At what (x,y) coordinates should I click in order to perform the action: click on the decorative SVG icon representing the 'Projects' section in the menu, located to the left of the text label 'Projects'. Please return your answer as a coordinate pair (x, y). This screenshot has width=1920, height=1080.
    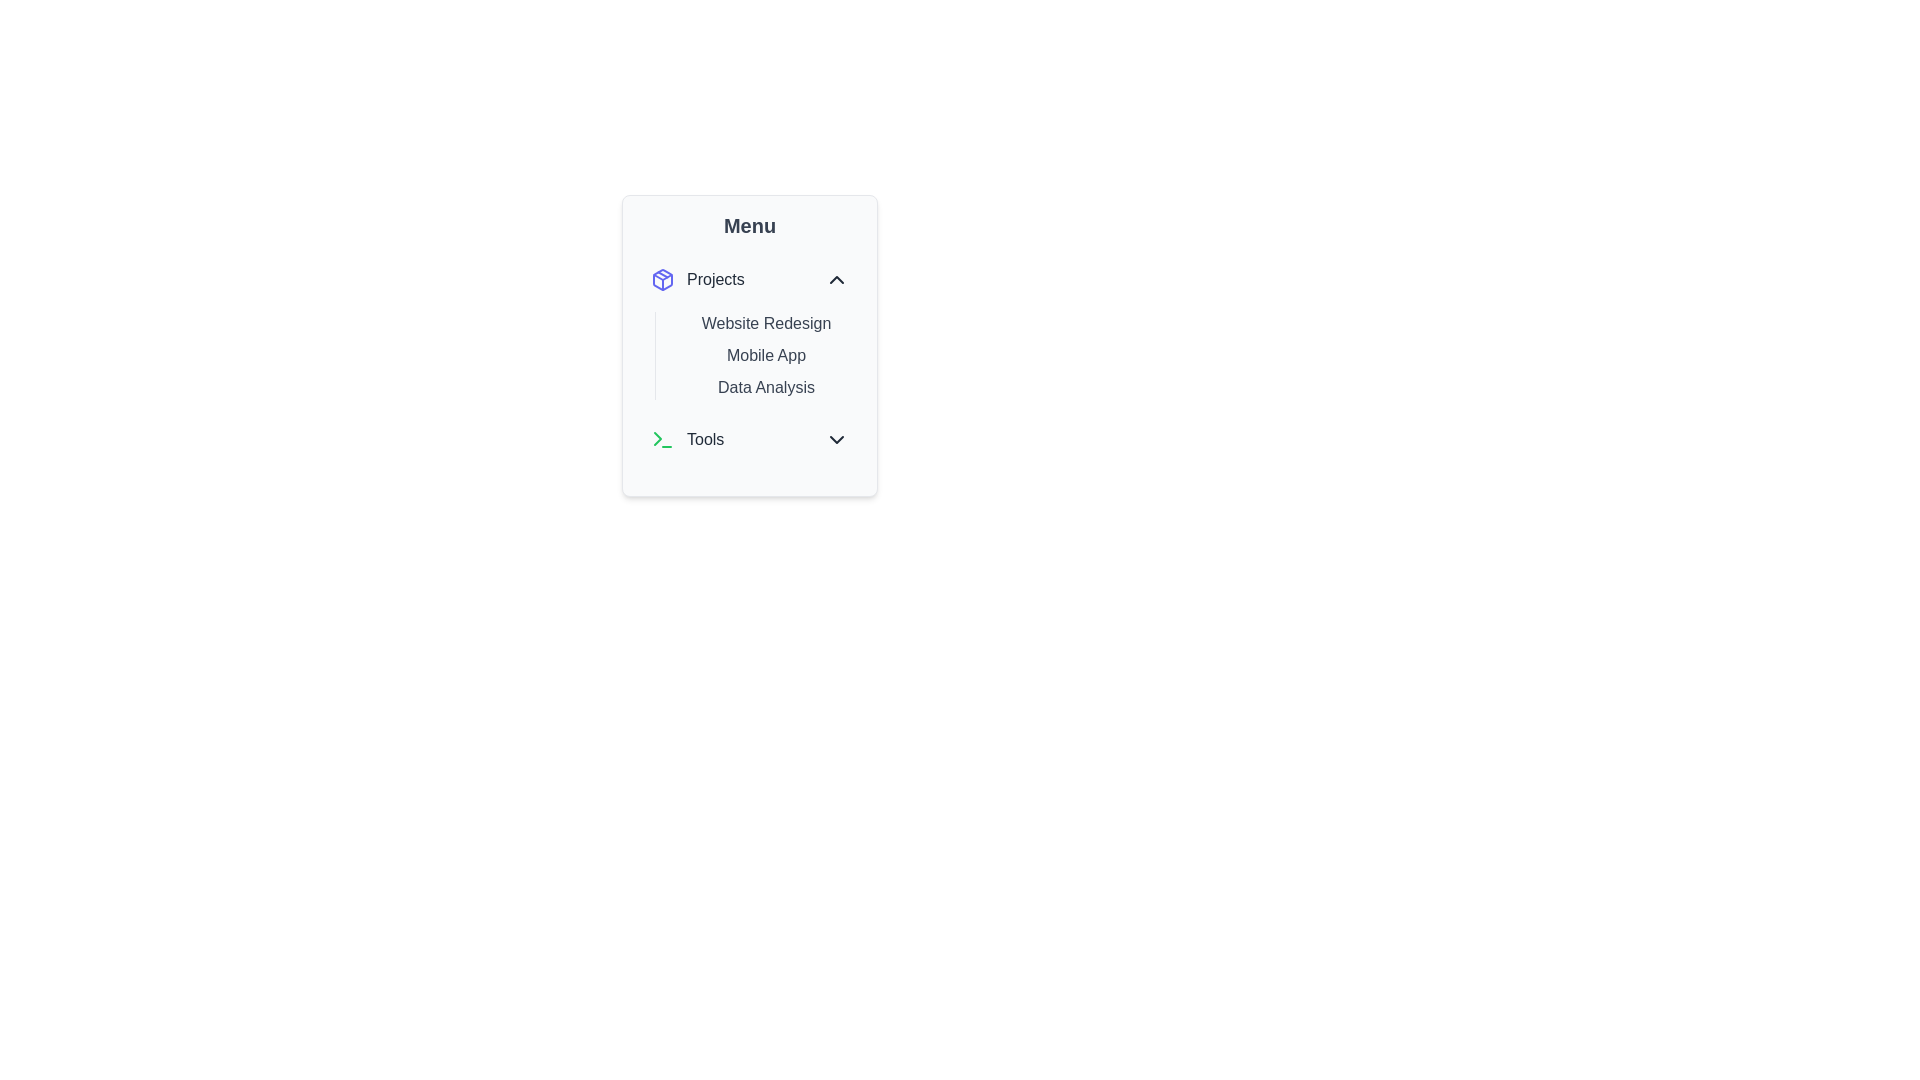
    Looking at the image, I should click on (662, 280).